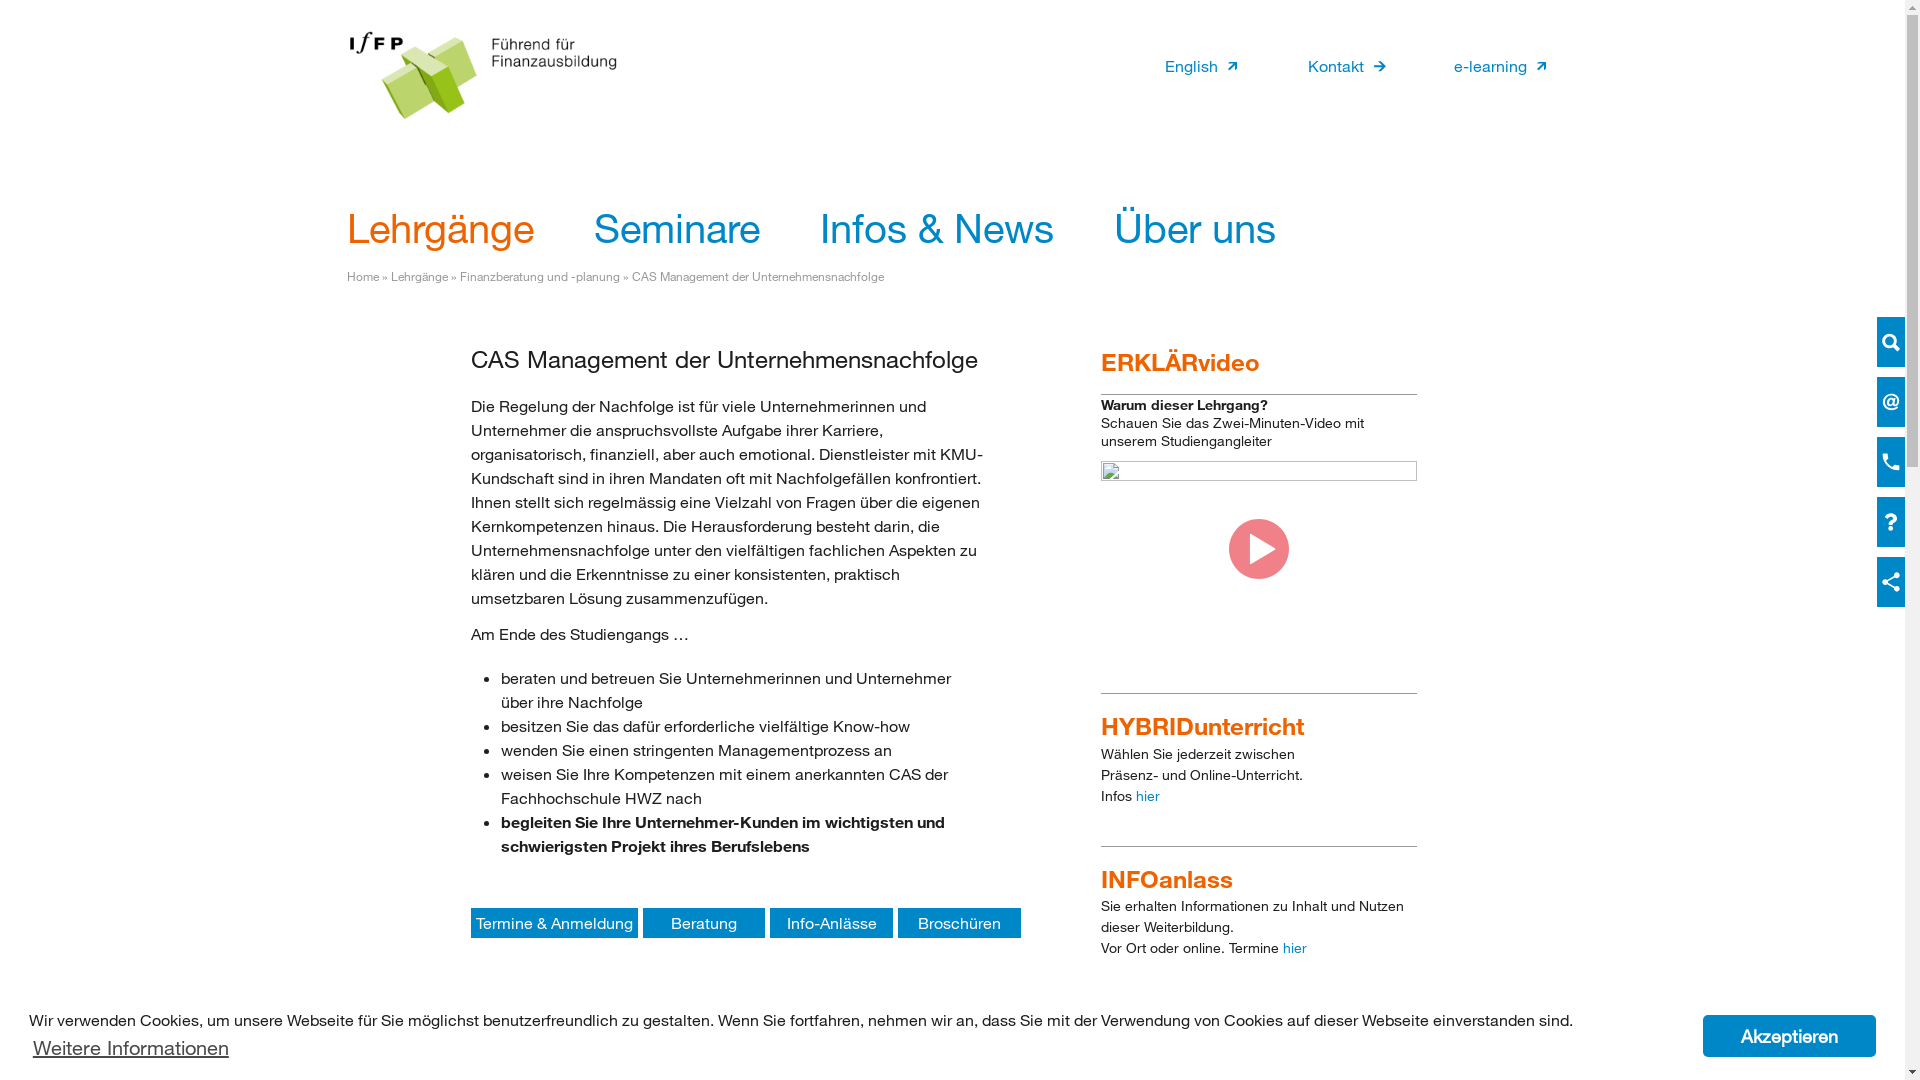 This screenshot has height=1080, width=1920. Describe the element at coordinates (345, 276) in the screenshot. I see `'Home'` at that location.